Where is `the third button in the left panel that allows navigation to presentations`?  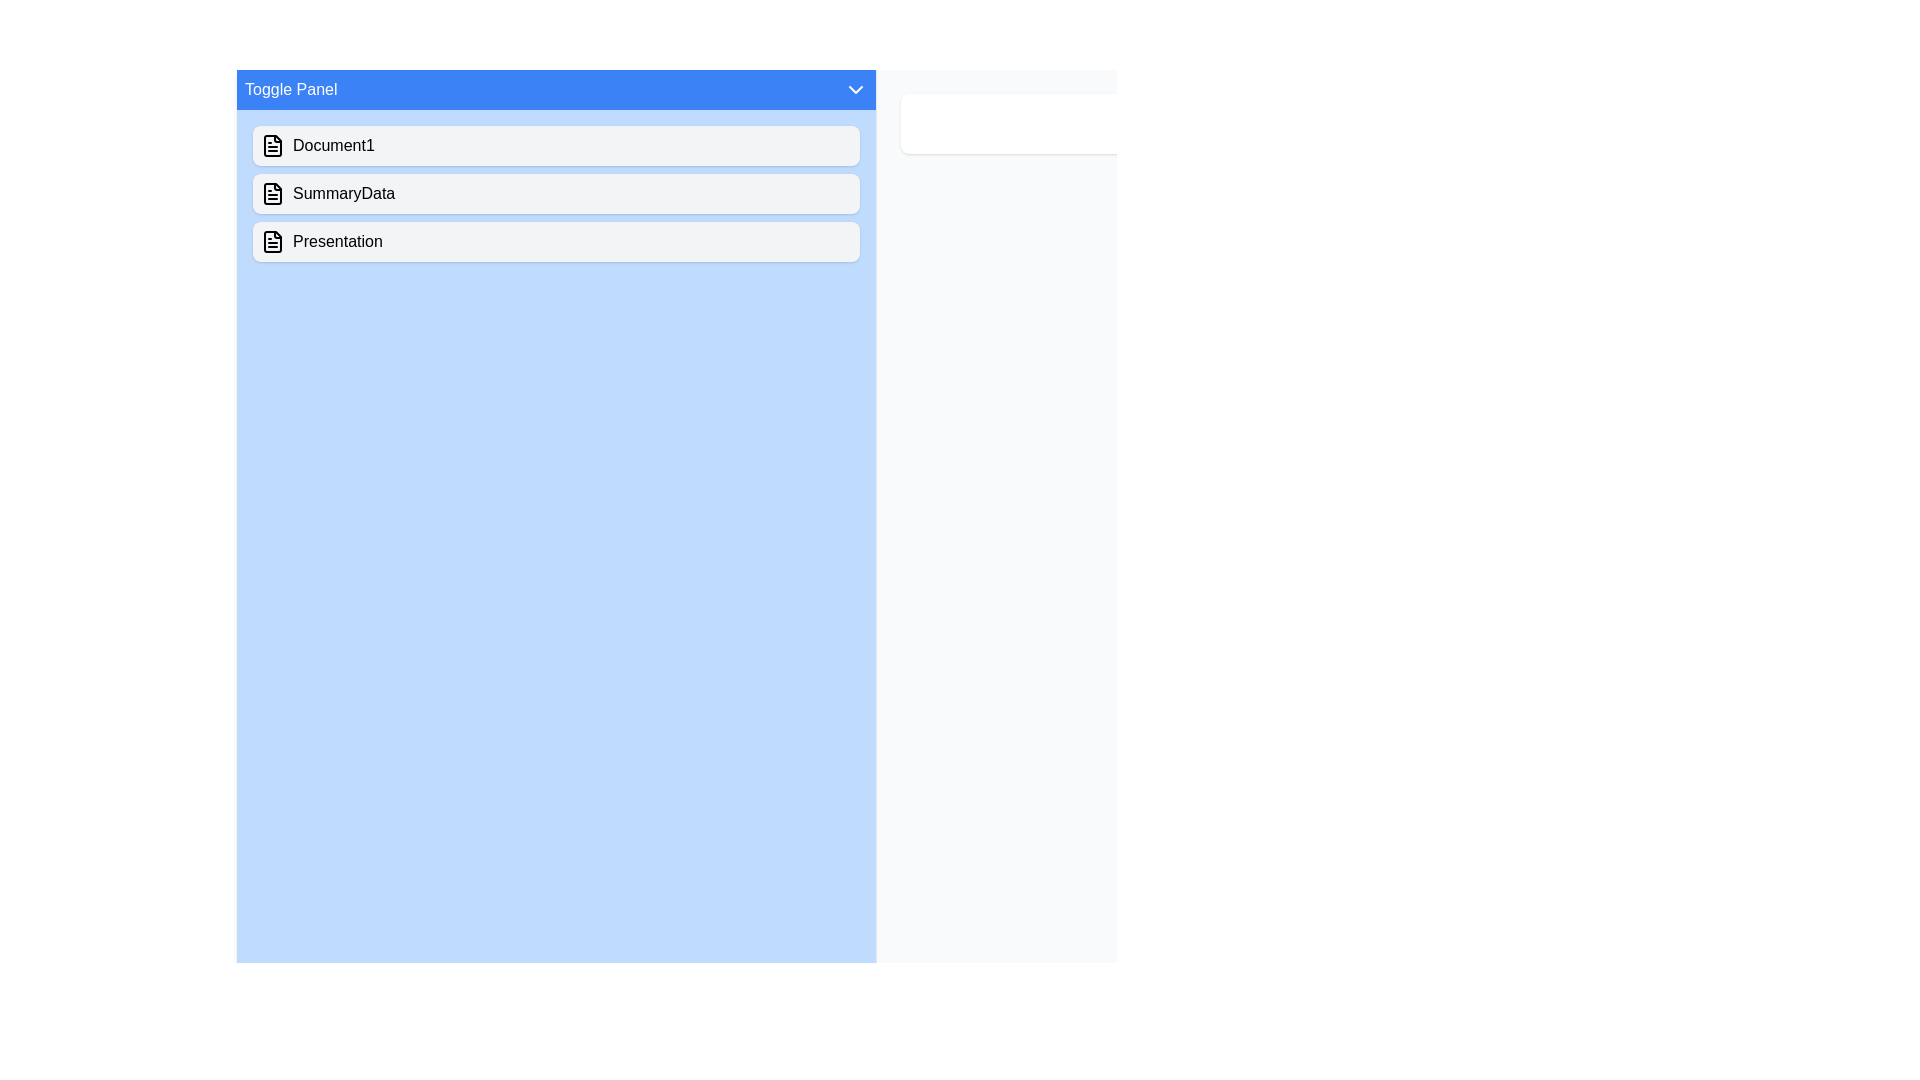
the third button in the left panel that allows navigation to presentations is located at coordinates (556, 241).